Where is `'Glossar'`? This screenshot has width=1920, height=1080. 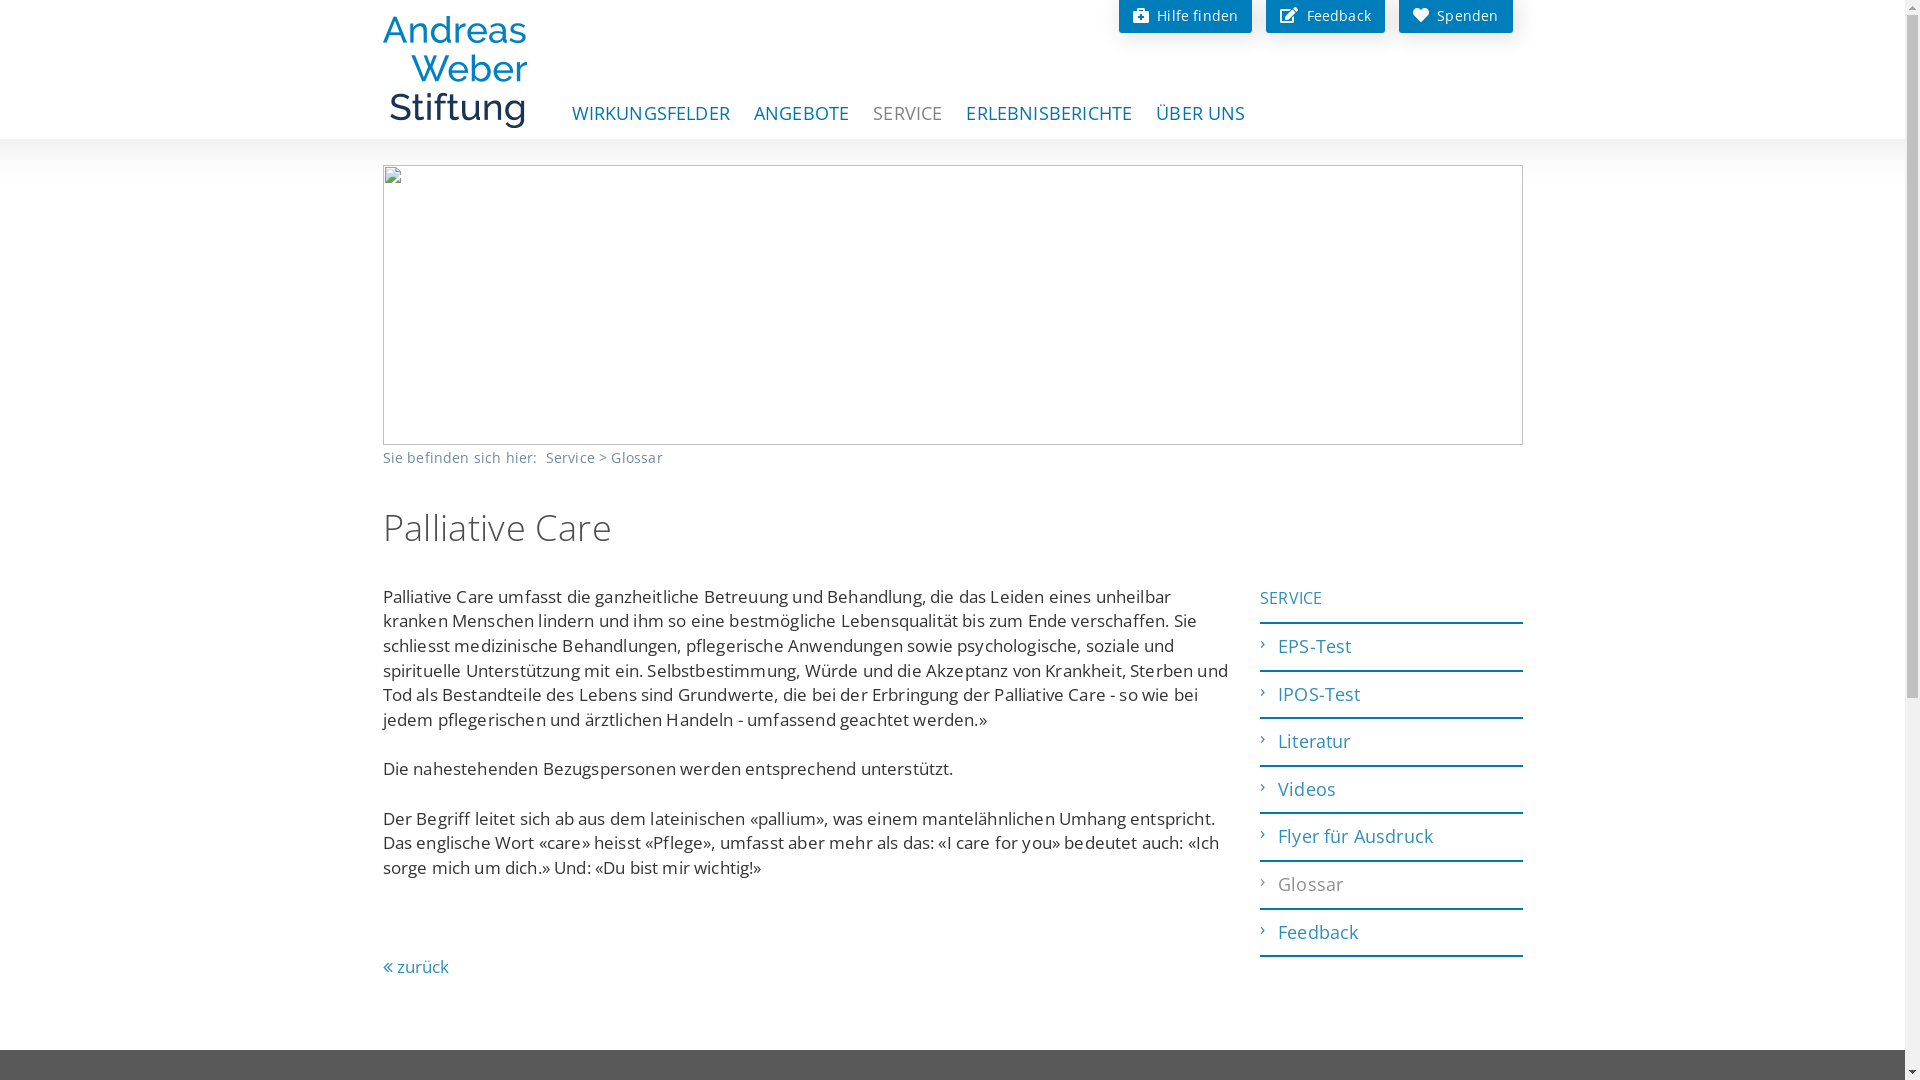 'Glossar' is located at coordinates (1258, 883).